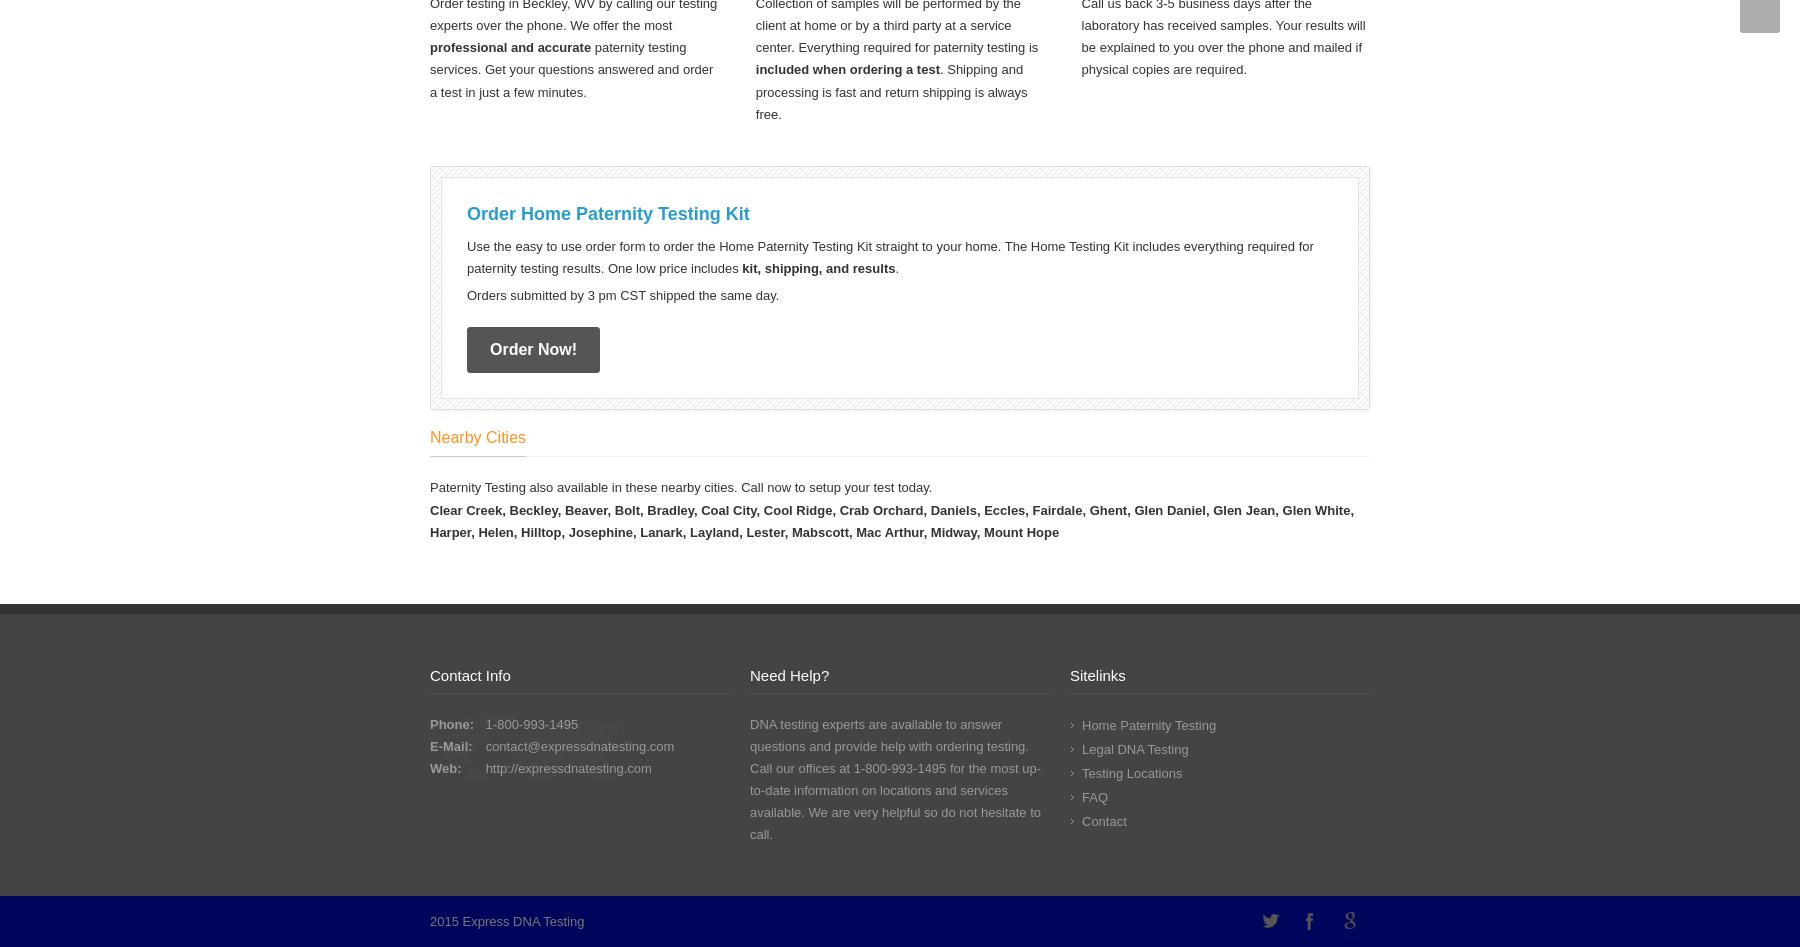  What do you see at coordinates (847, 69) in the screenshot?
I see `'included when ordering a test'` at bounding box center [847, 69].